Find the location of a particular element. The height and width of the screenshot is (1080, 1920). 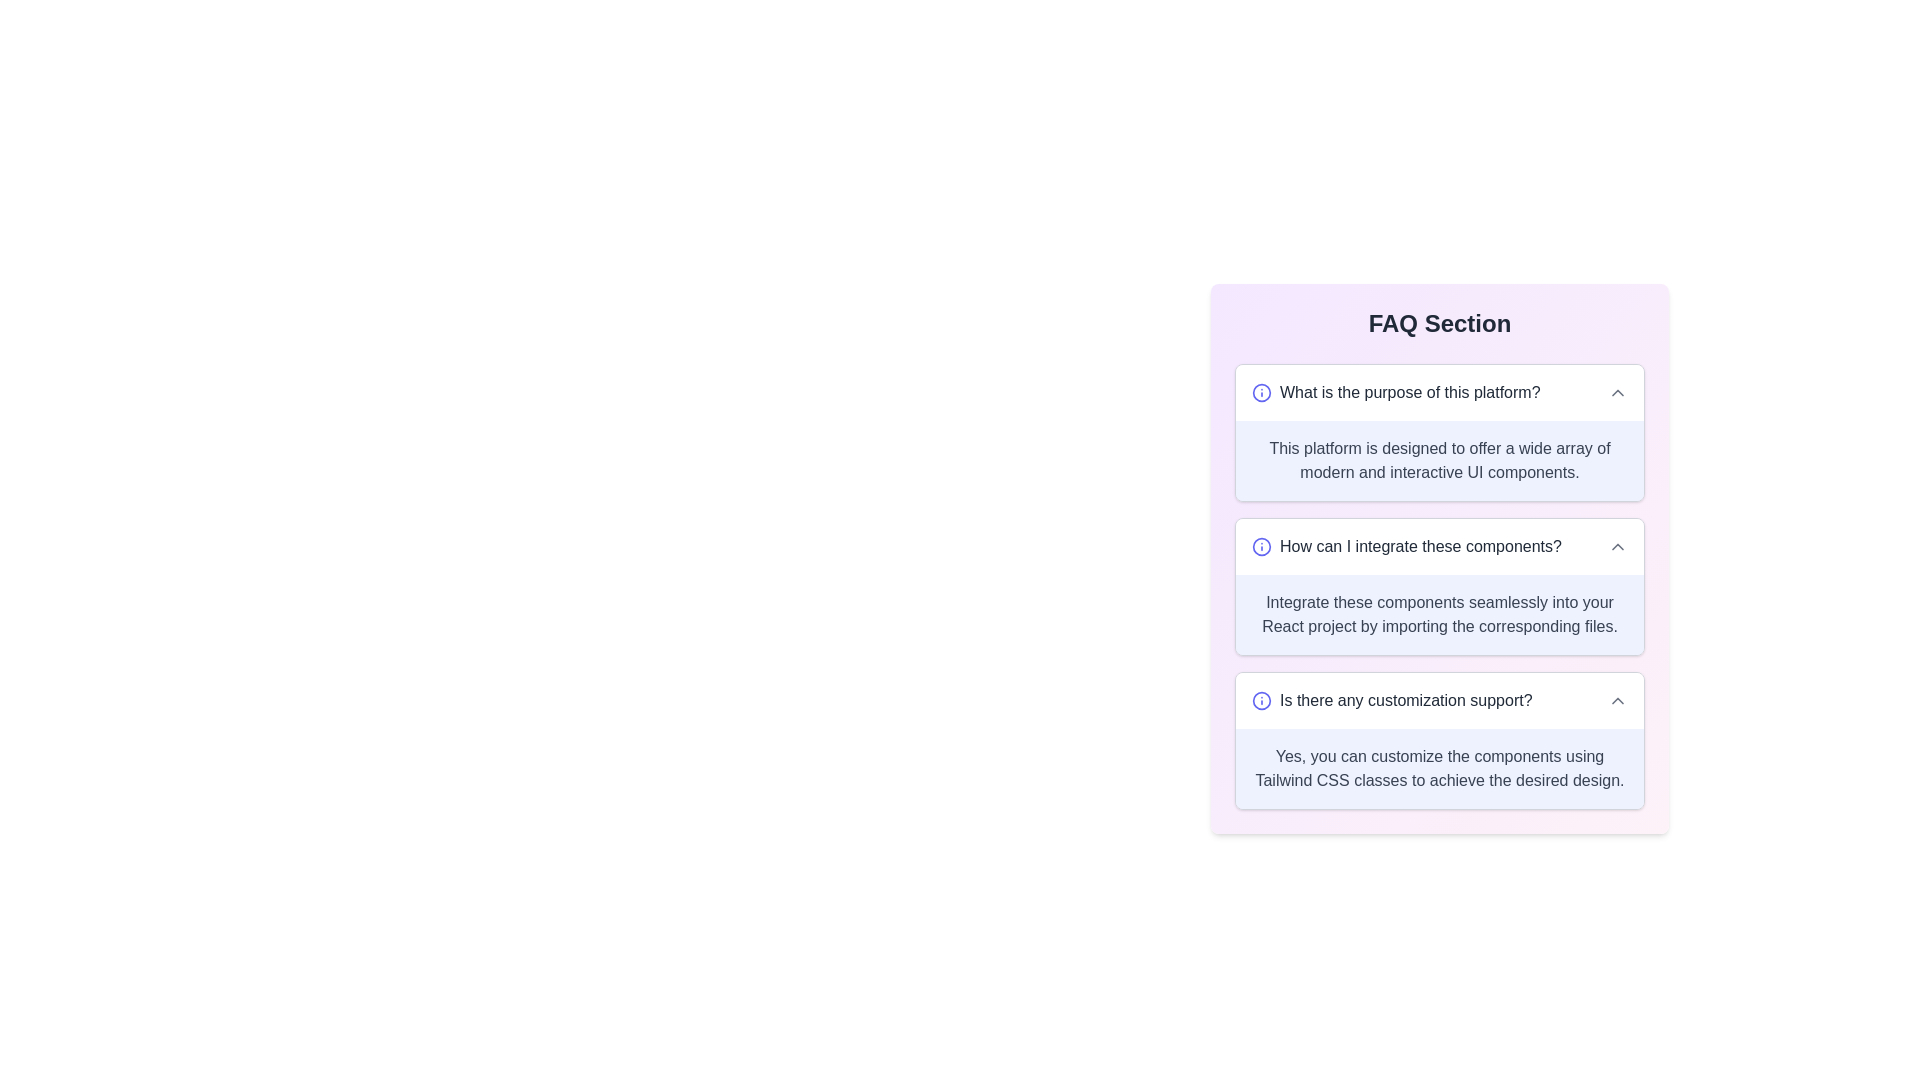

the information indicator icon located on the left side of the text 'What is the purpose of this platform?' in the FAQ section is located at coordinates (1261, 393).